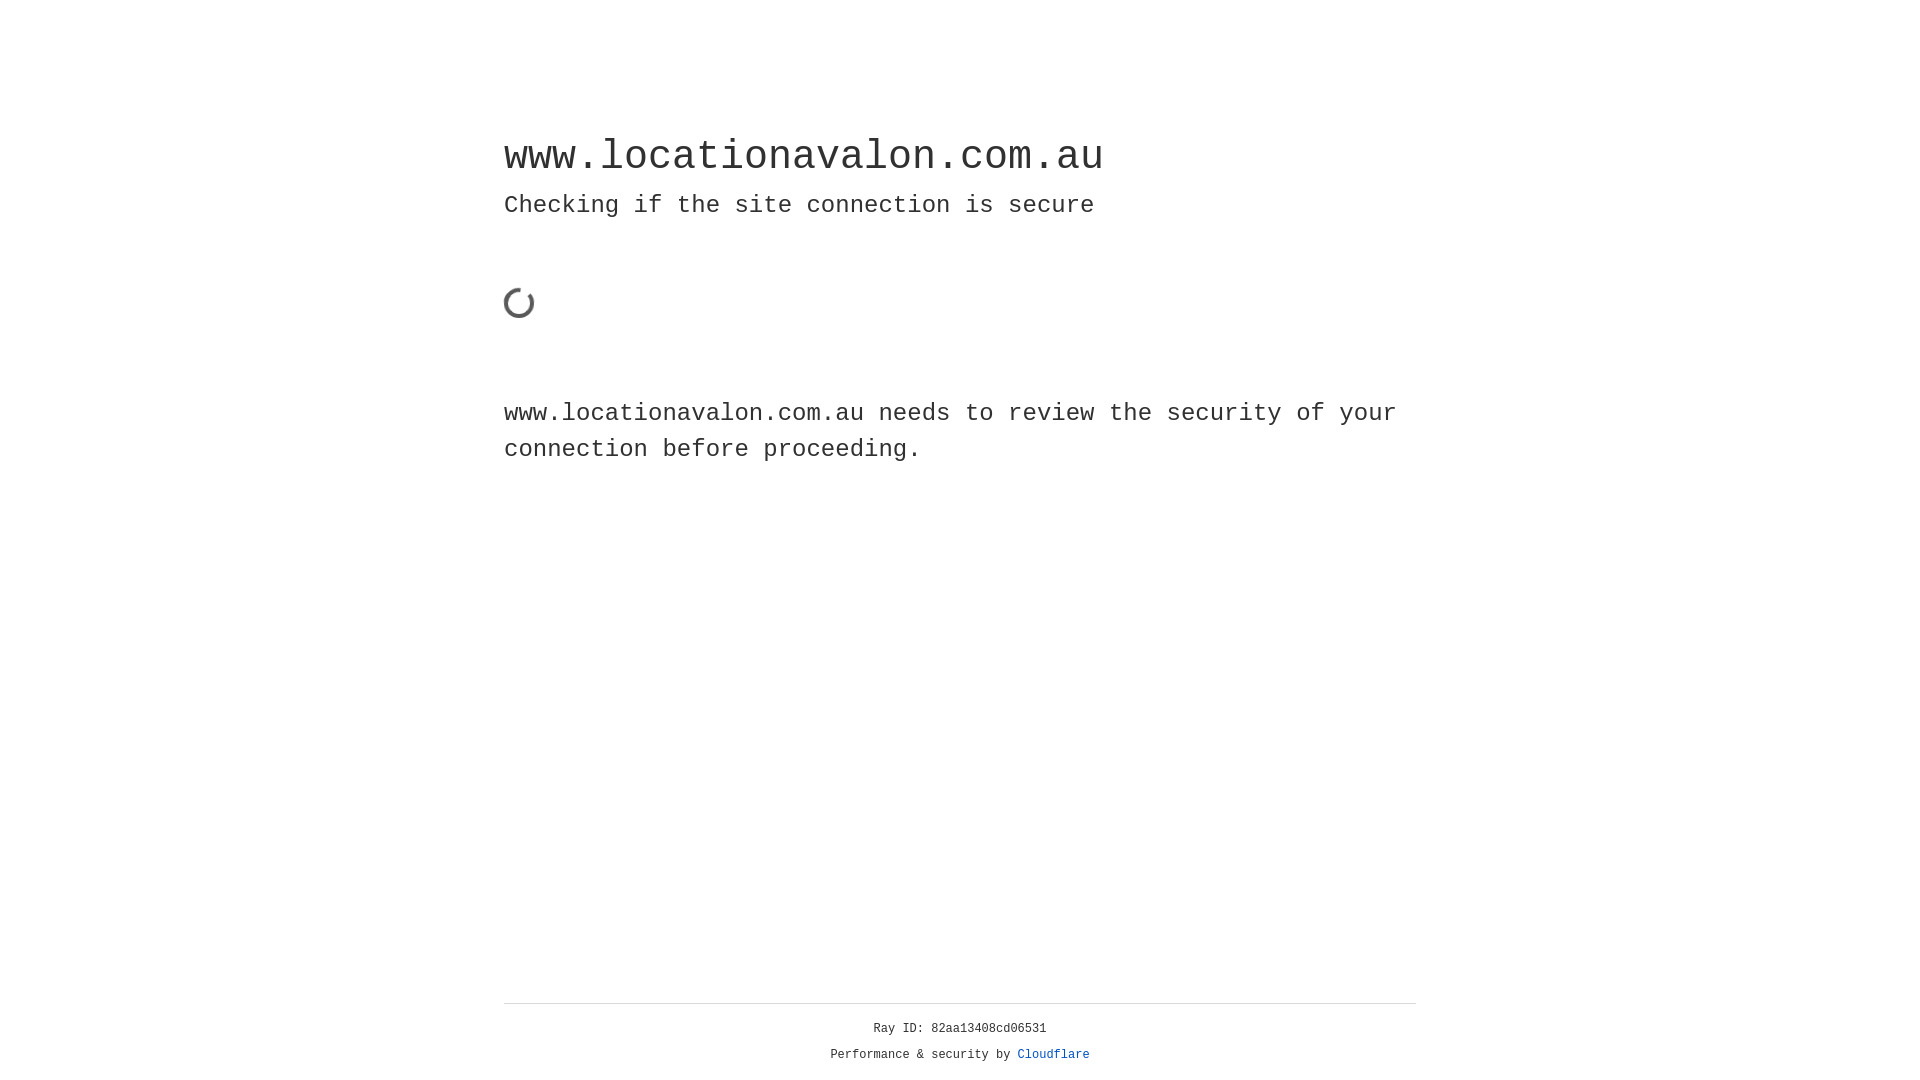  I want to click on 'Cloudflare', so click(1053, 1054).